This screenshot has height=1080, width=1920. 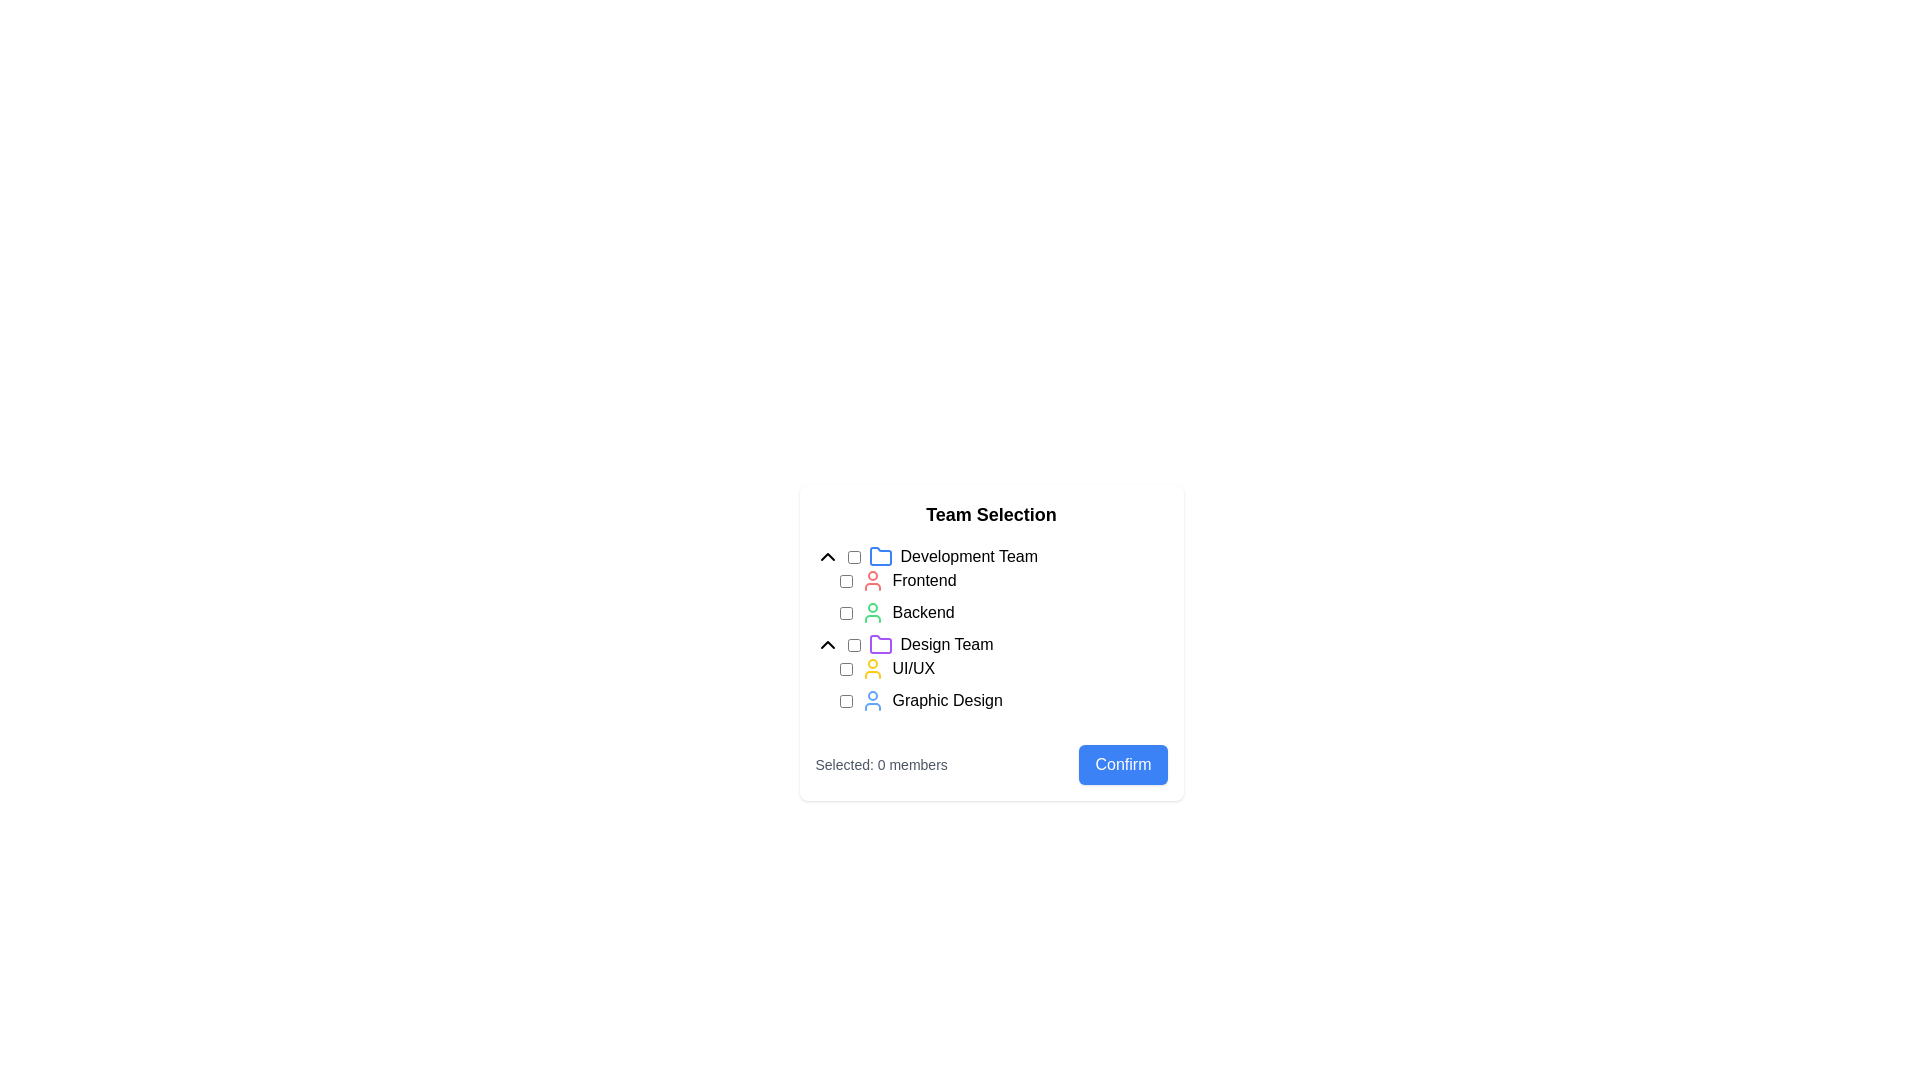 What do you see at coordinates (991, 627) in the screenshot?
I see `the section with grouped selectable options for team categories and members in the 'Team Selection' card` at bounding box center [991, 627].